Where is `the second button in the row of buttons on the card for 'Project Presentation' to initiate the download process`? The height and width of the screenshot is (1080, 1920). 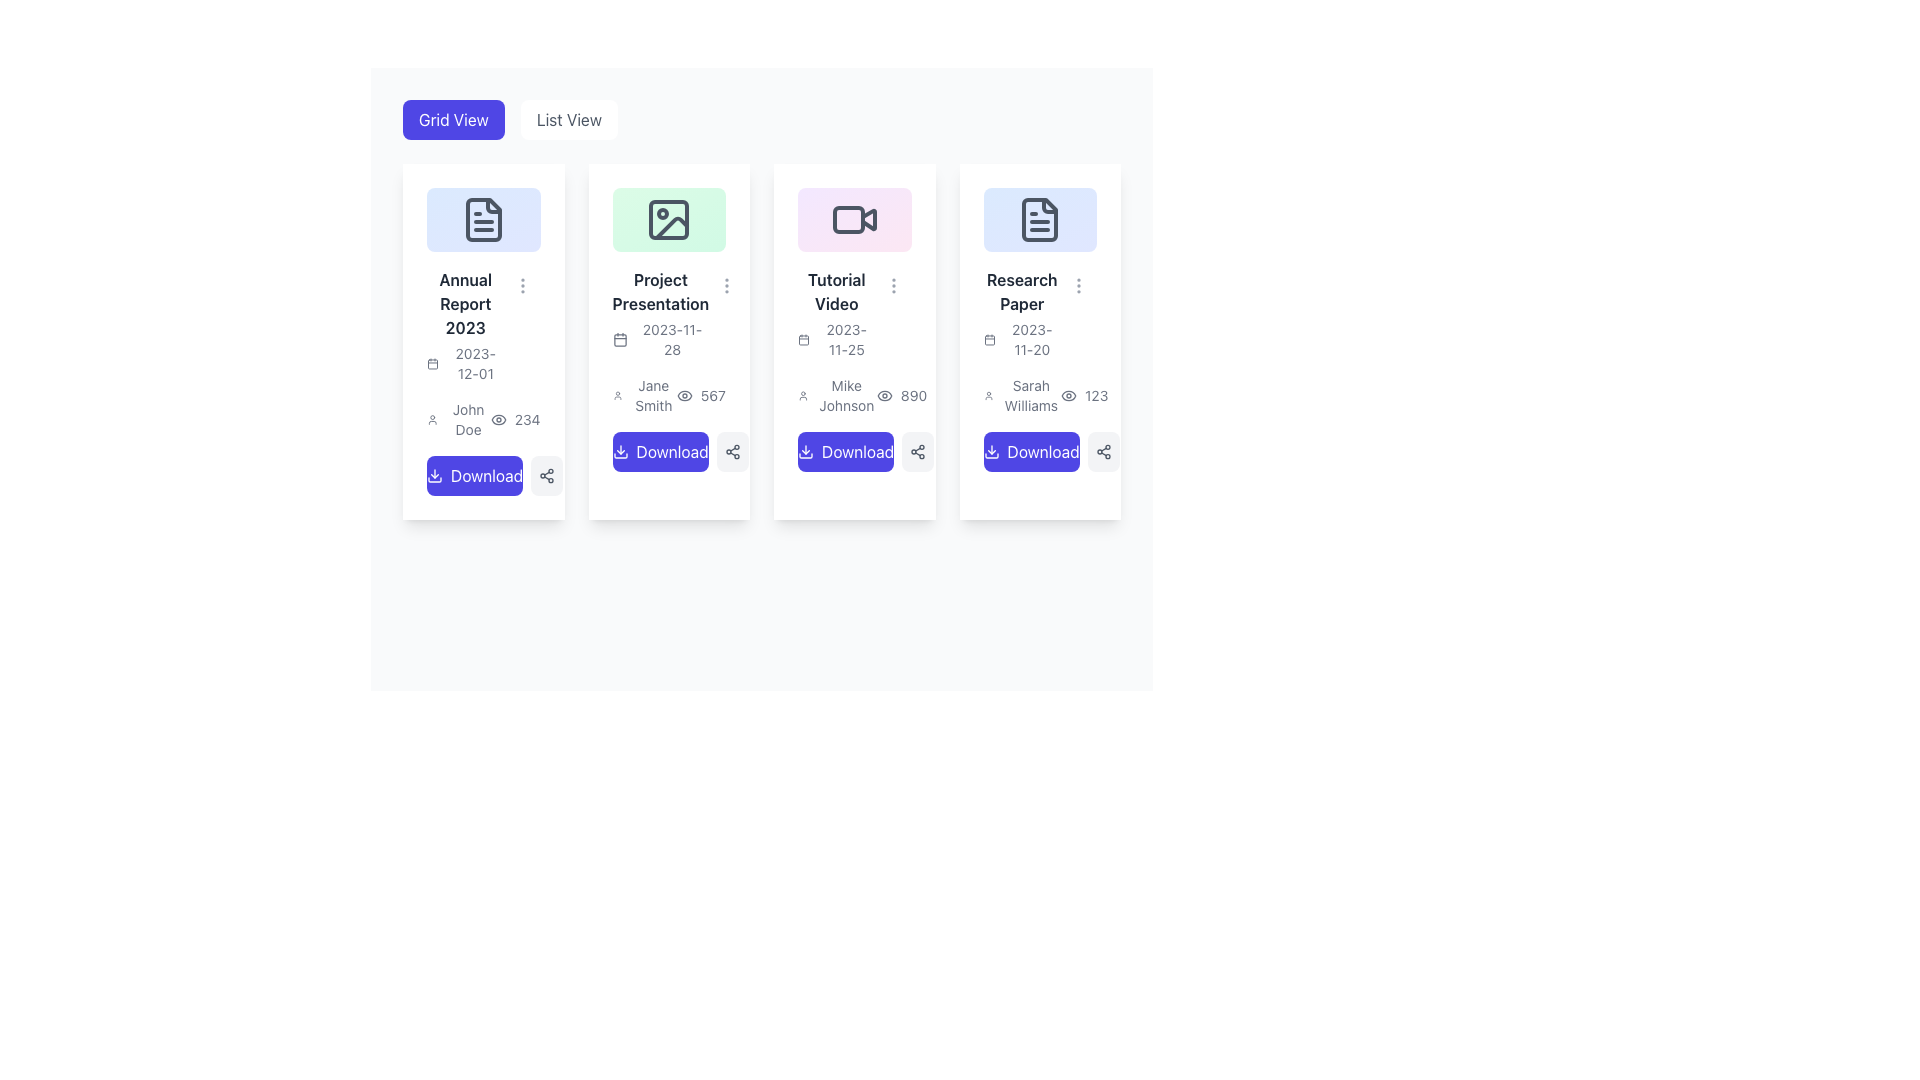
the second button in the row of buttons on the card for 'Project Presentation' to initiate the download process is located at coordinates (660, 451).